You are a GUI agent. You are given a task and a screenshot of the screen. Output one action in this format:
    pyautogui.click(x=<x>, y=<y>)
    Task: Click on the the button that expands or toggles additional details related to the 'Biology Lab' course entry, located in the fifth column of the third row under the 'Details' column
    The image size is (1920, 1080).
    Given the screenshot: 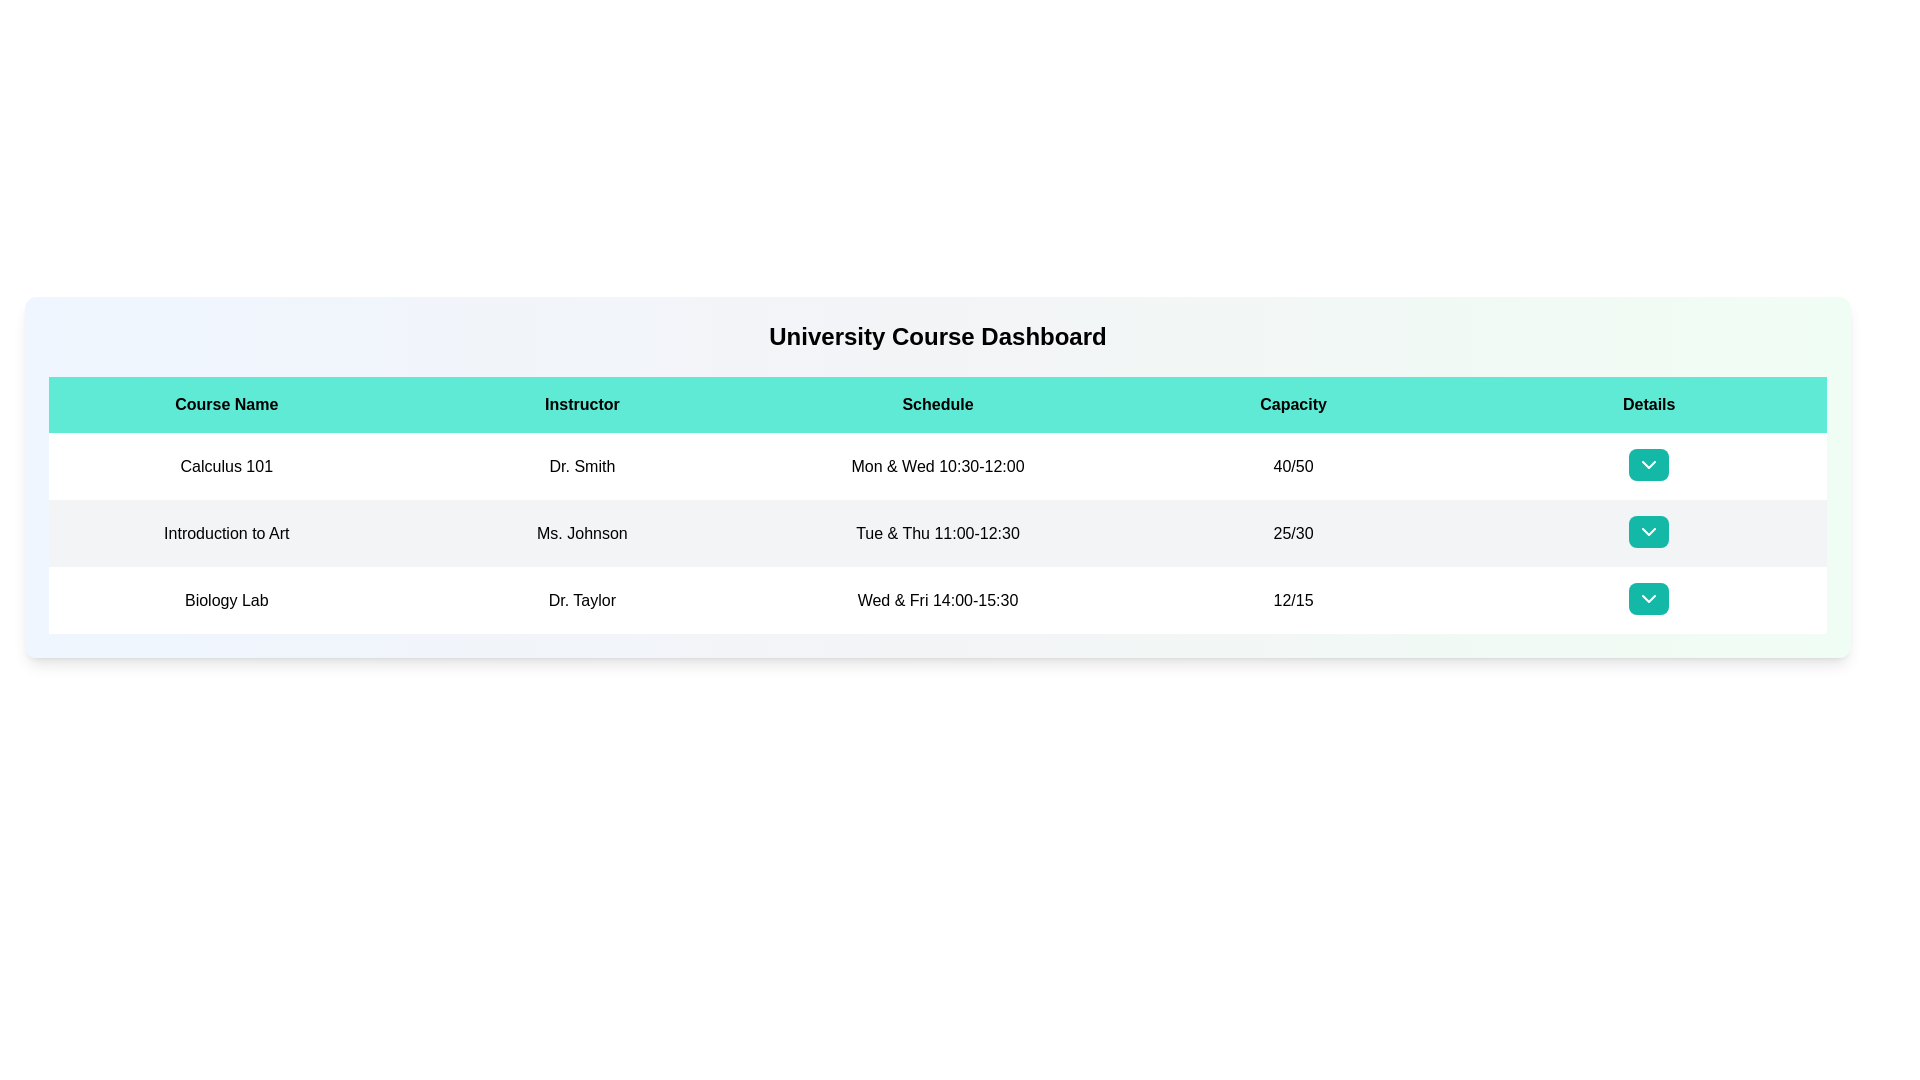 What is the action you would take?
    pyautogui.click(x=1649, y=599)
    